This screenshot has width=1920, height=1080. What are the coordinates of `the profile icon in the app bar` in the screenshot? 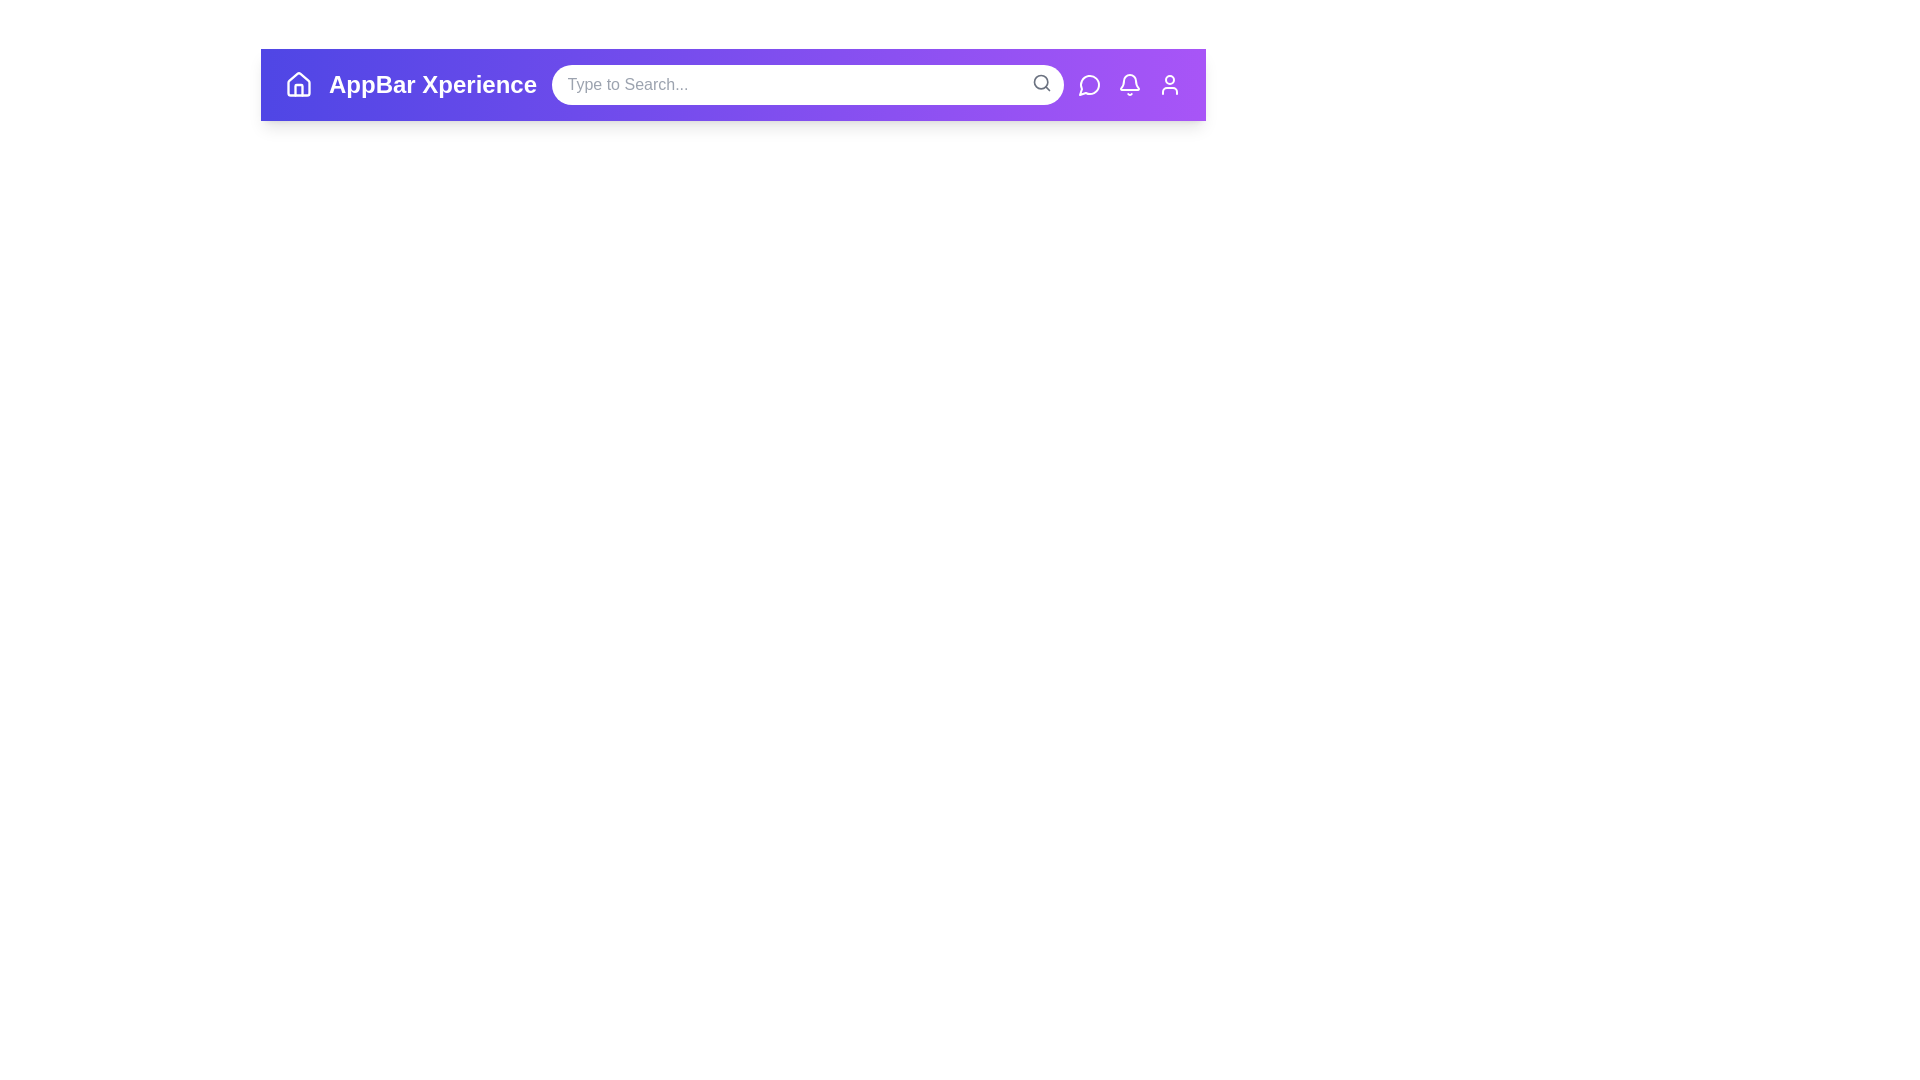 It's located at (1170, 83).